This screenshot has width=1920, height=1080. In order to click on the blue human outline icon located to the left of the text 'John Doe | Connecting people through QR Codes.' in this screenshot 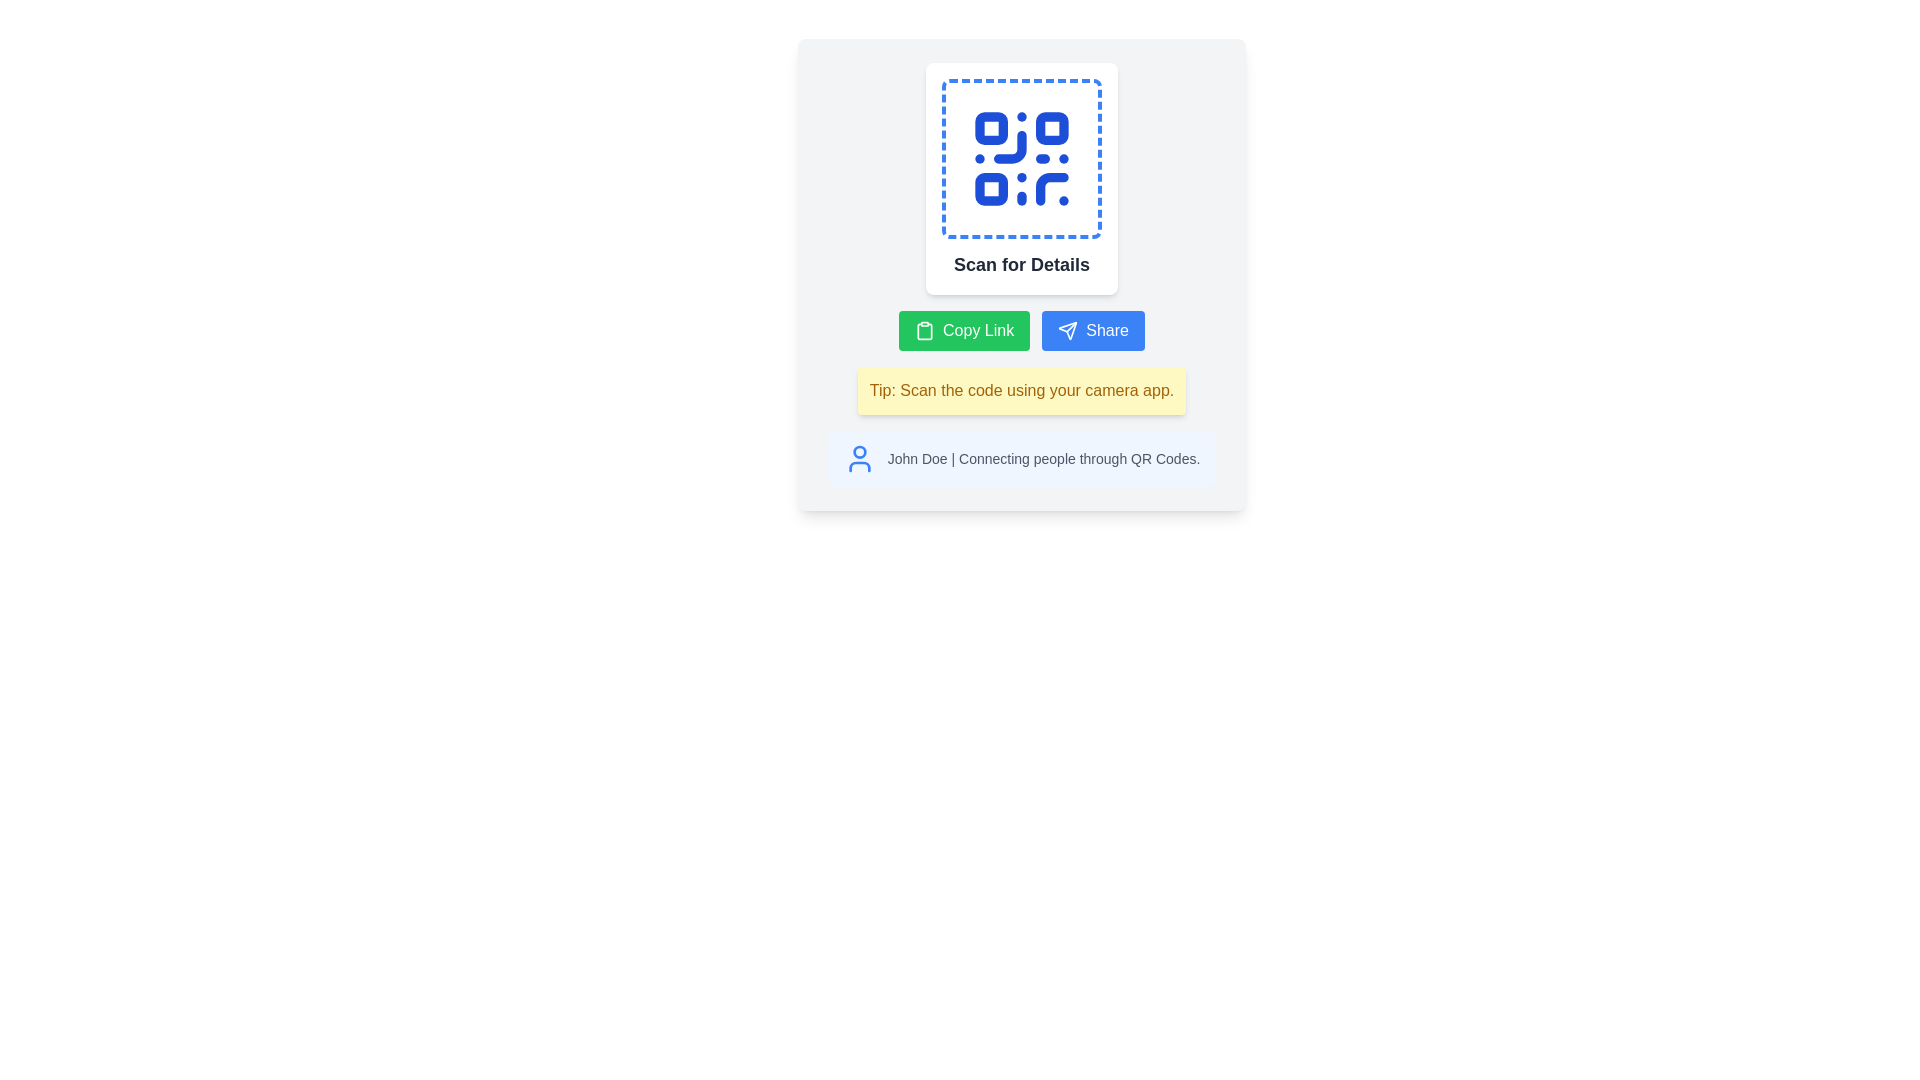, I will do `click(859, 459)`.